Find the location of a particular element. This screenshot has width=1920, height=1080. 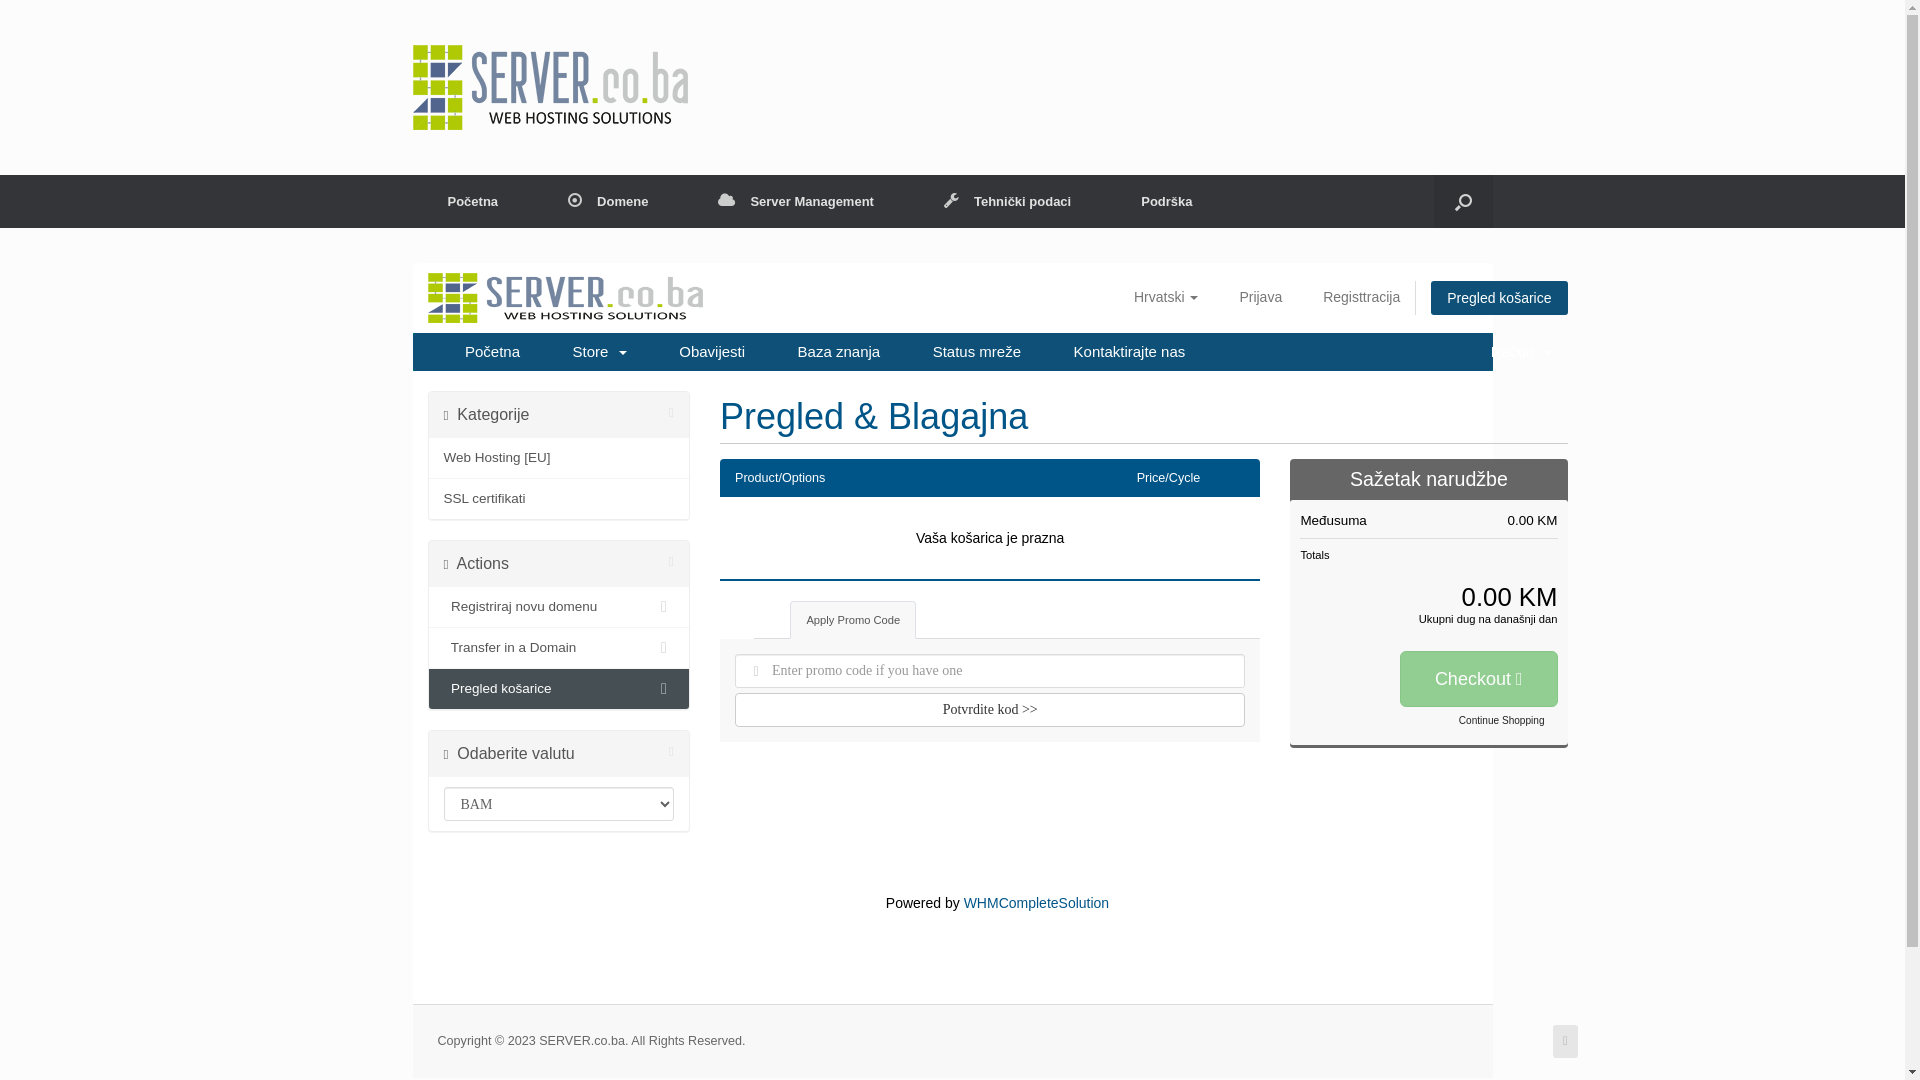

'WHMCompleteSolution' is located at coordinates (1036, 902).